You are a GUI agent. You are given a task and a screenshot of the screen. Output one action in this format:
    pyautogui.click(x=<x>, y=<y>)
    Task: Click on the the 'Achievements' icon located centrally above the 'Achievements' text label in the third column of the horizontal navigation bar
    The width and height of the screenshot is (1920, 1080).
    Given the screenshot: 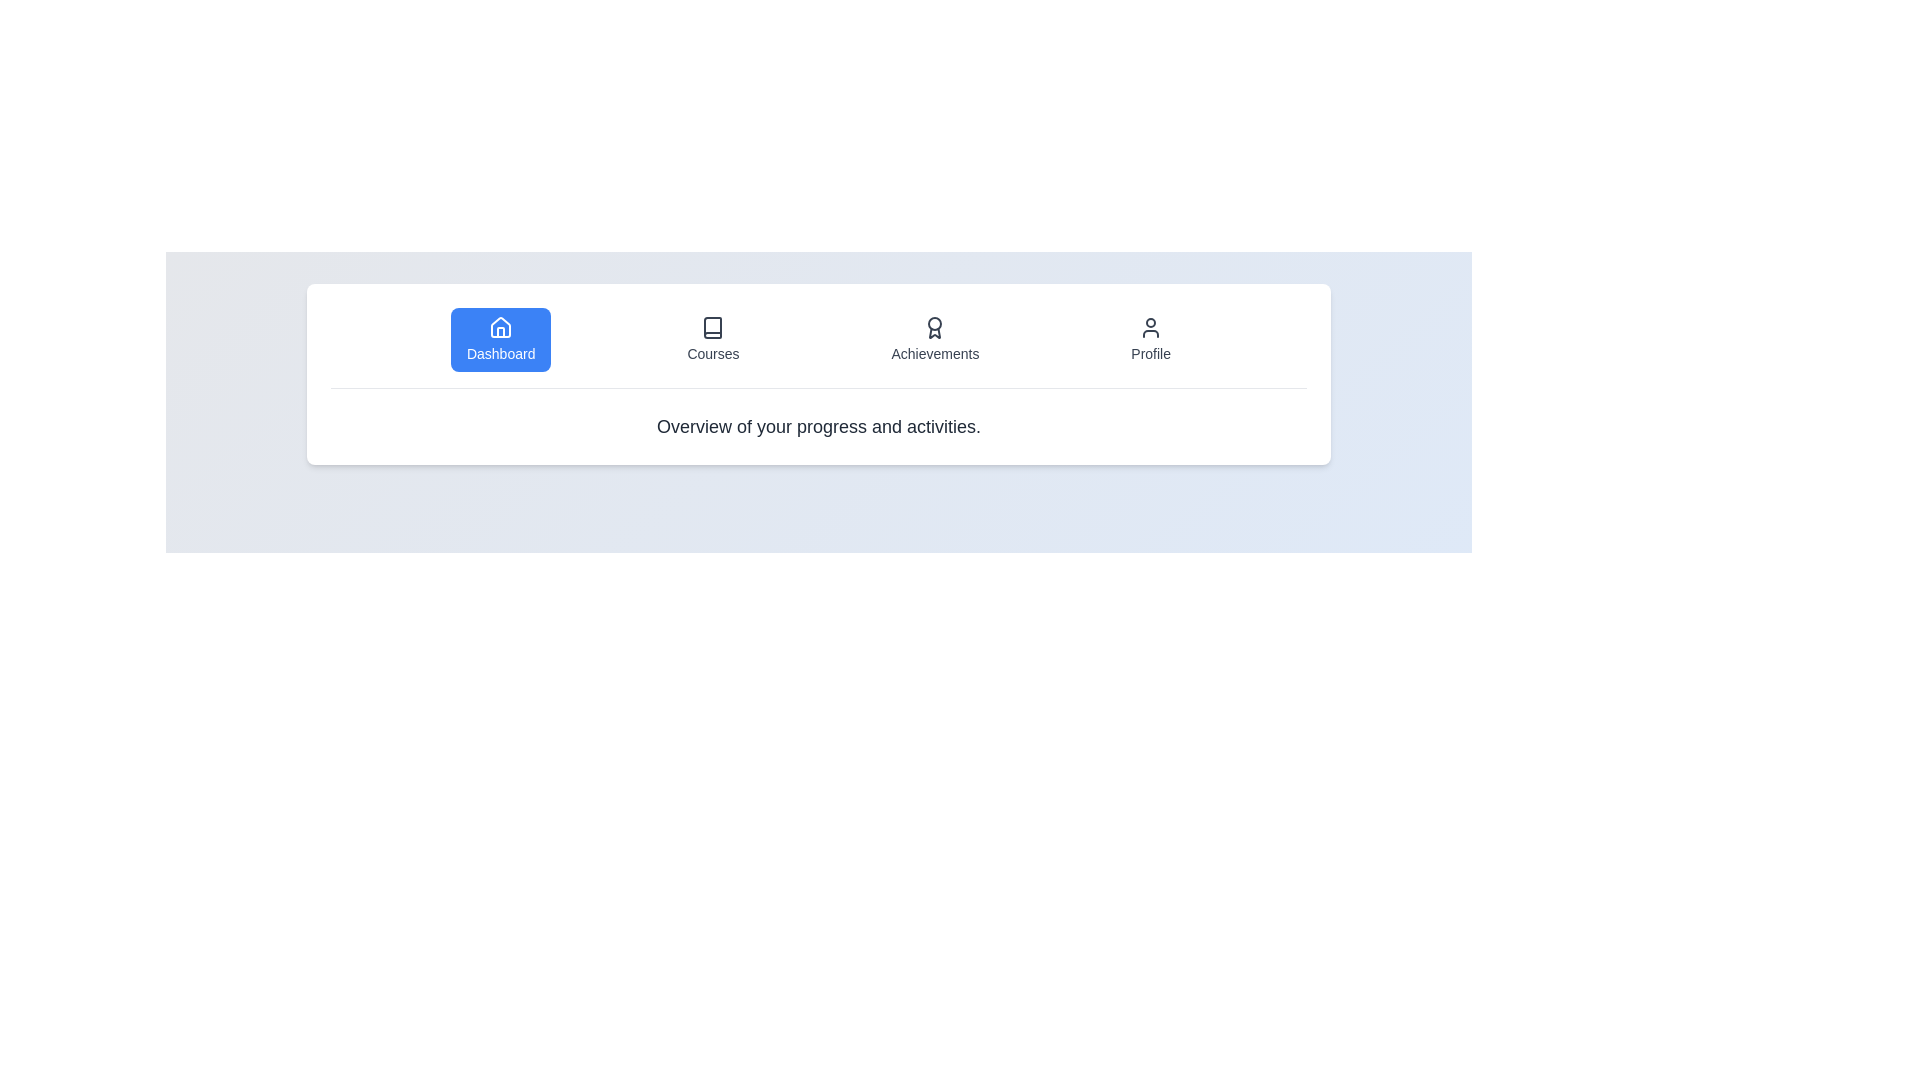 What is the action you would take?
    pyautogui.click(x=934, y=326)
    